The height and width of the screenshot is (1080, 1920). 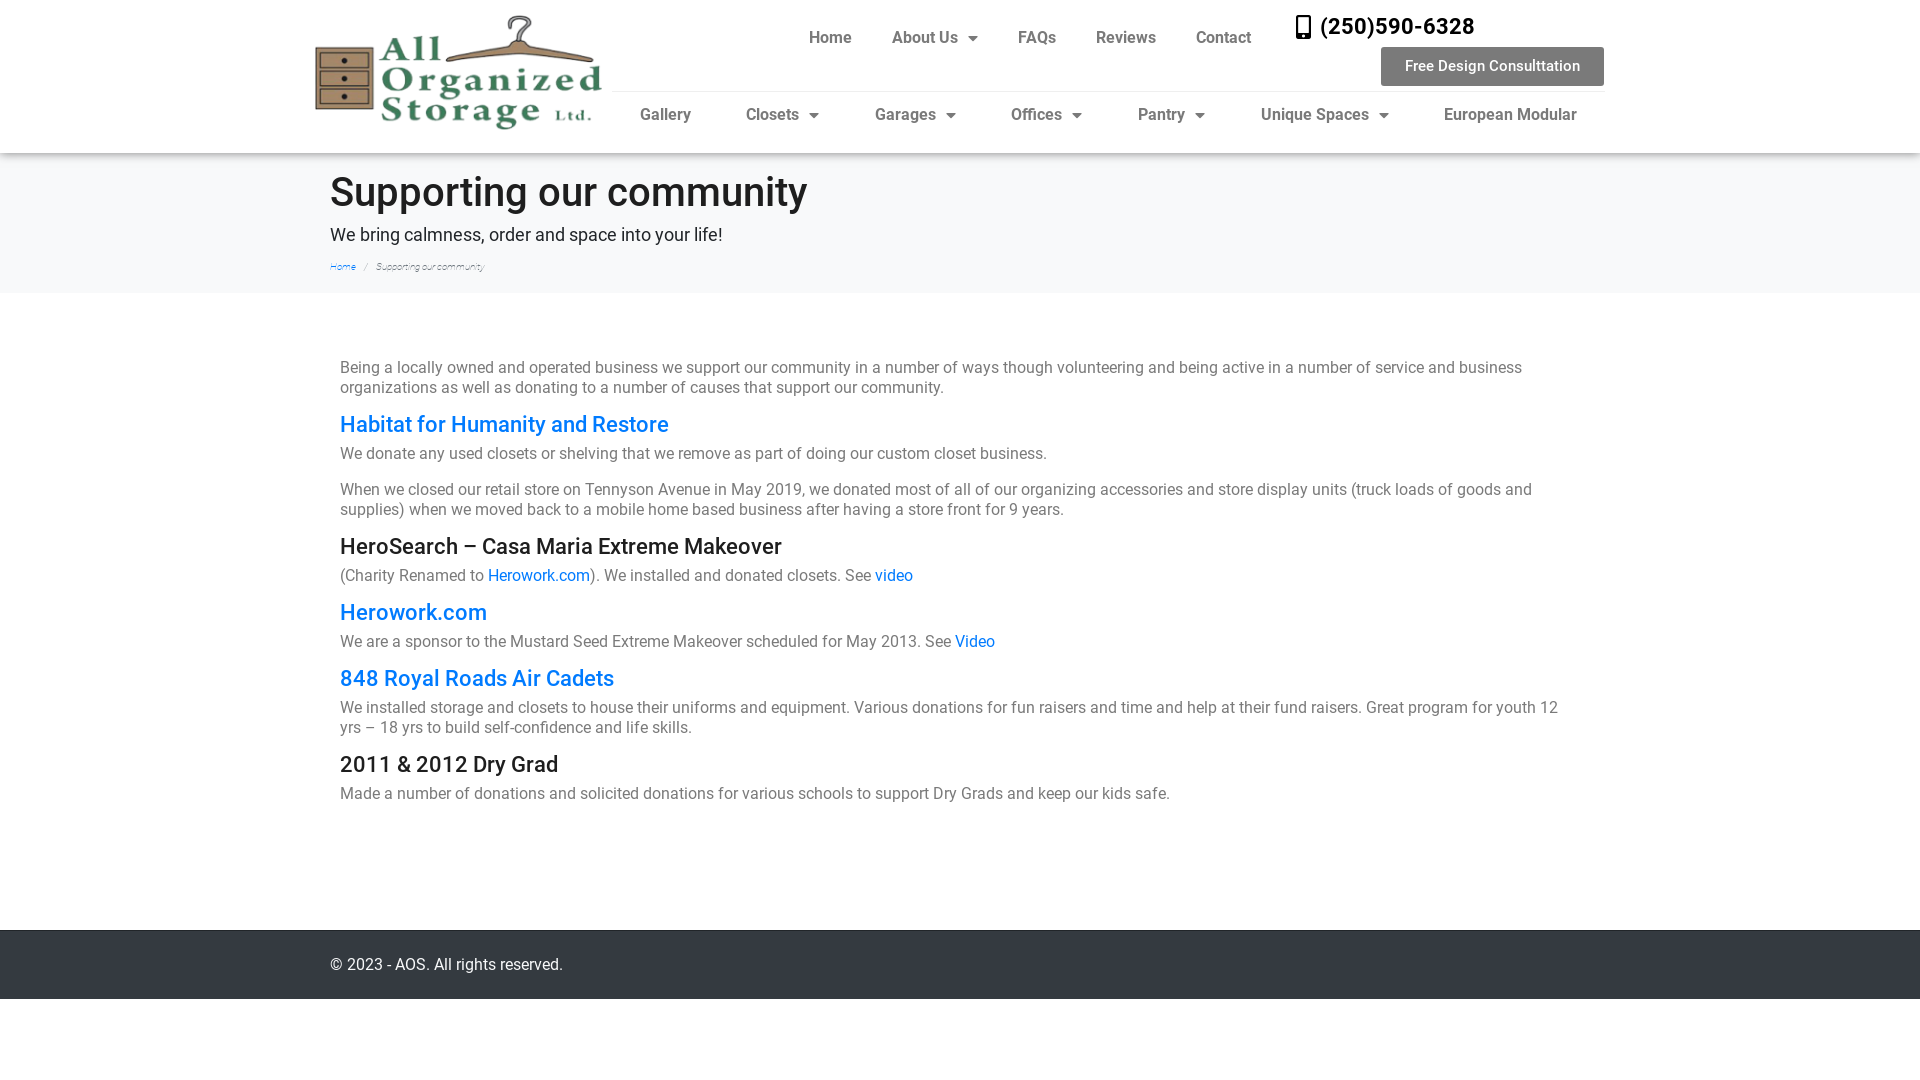 I want to click on 'Closets', so click(x=781, y=115).